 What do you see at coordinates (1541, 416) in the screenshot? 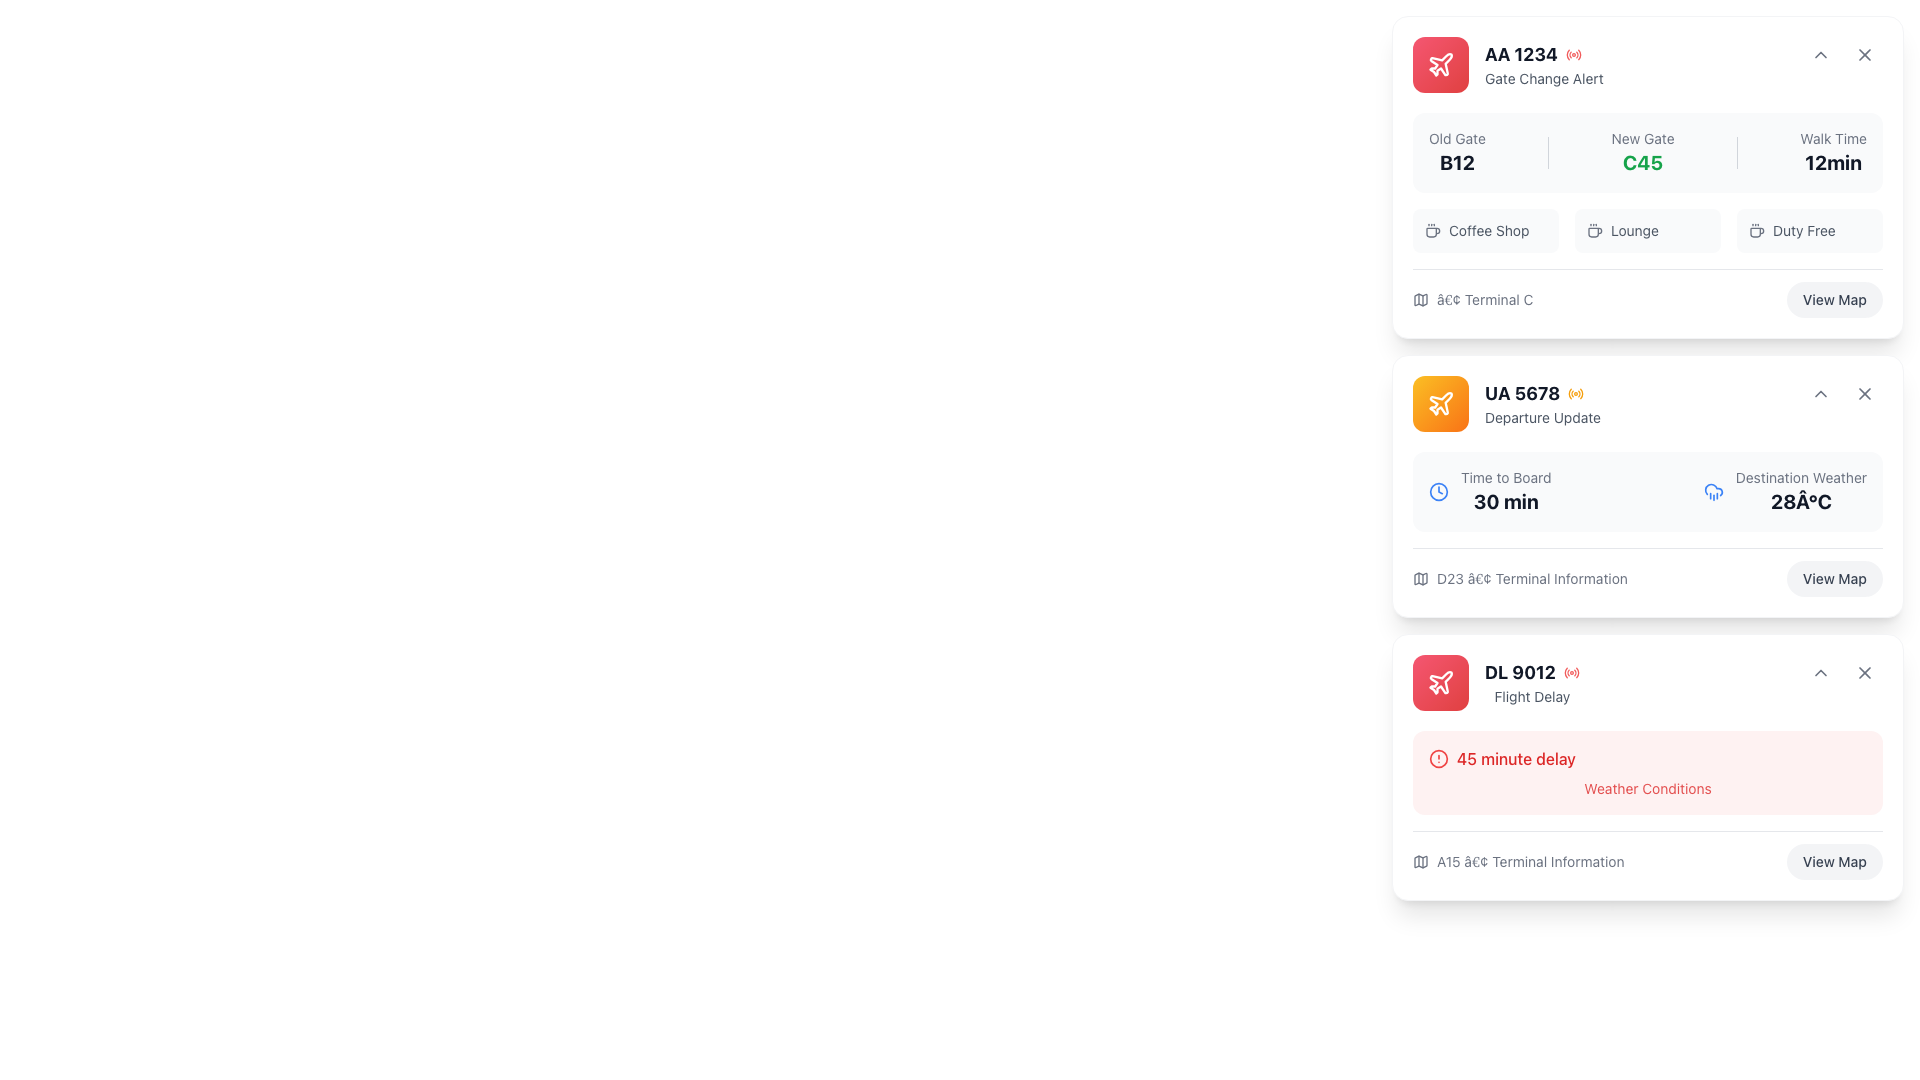
I see `the 'Departure Update' text label, which is styled in a smaller gray font and positioned beneath the 'UA 5678' label in the card interface` at bounding box center [1541, 416].